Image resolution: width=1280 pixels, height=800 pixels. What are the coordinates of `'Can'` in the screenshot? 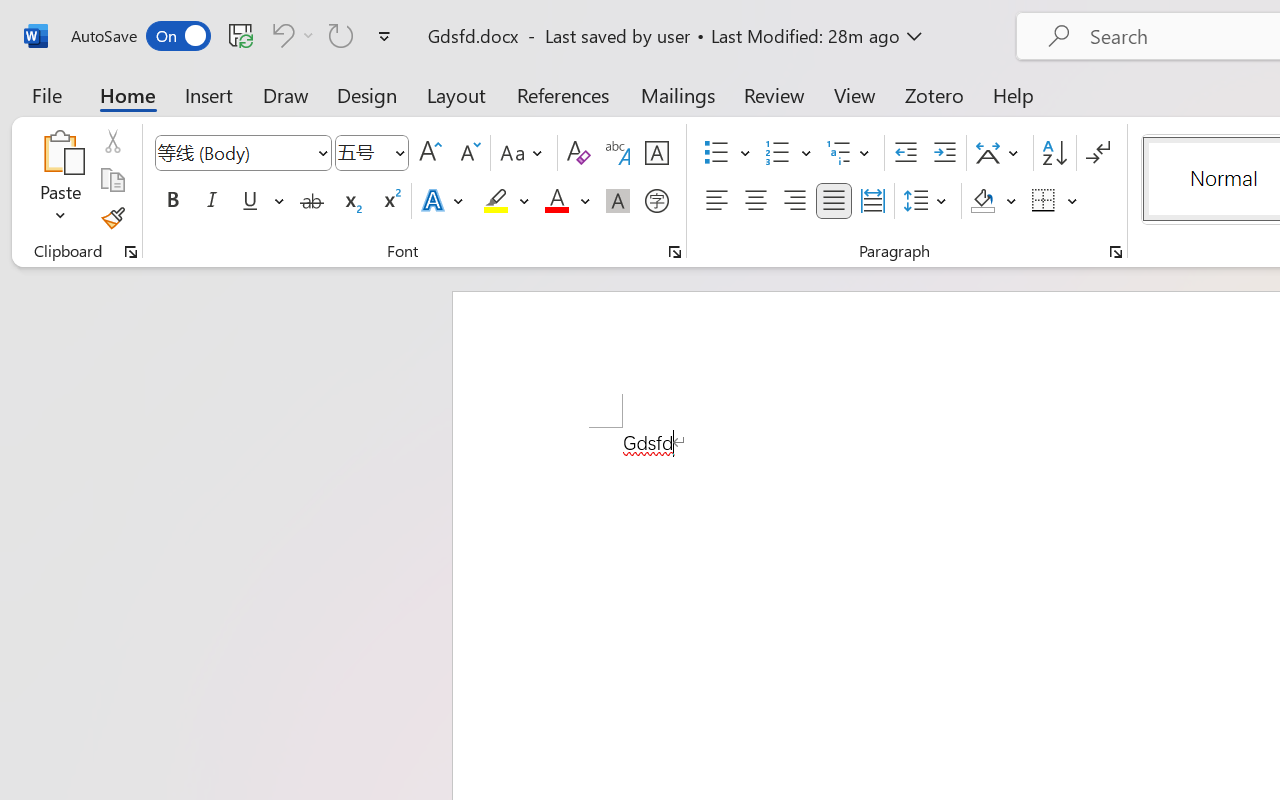 It's located at (279, 34).